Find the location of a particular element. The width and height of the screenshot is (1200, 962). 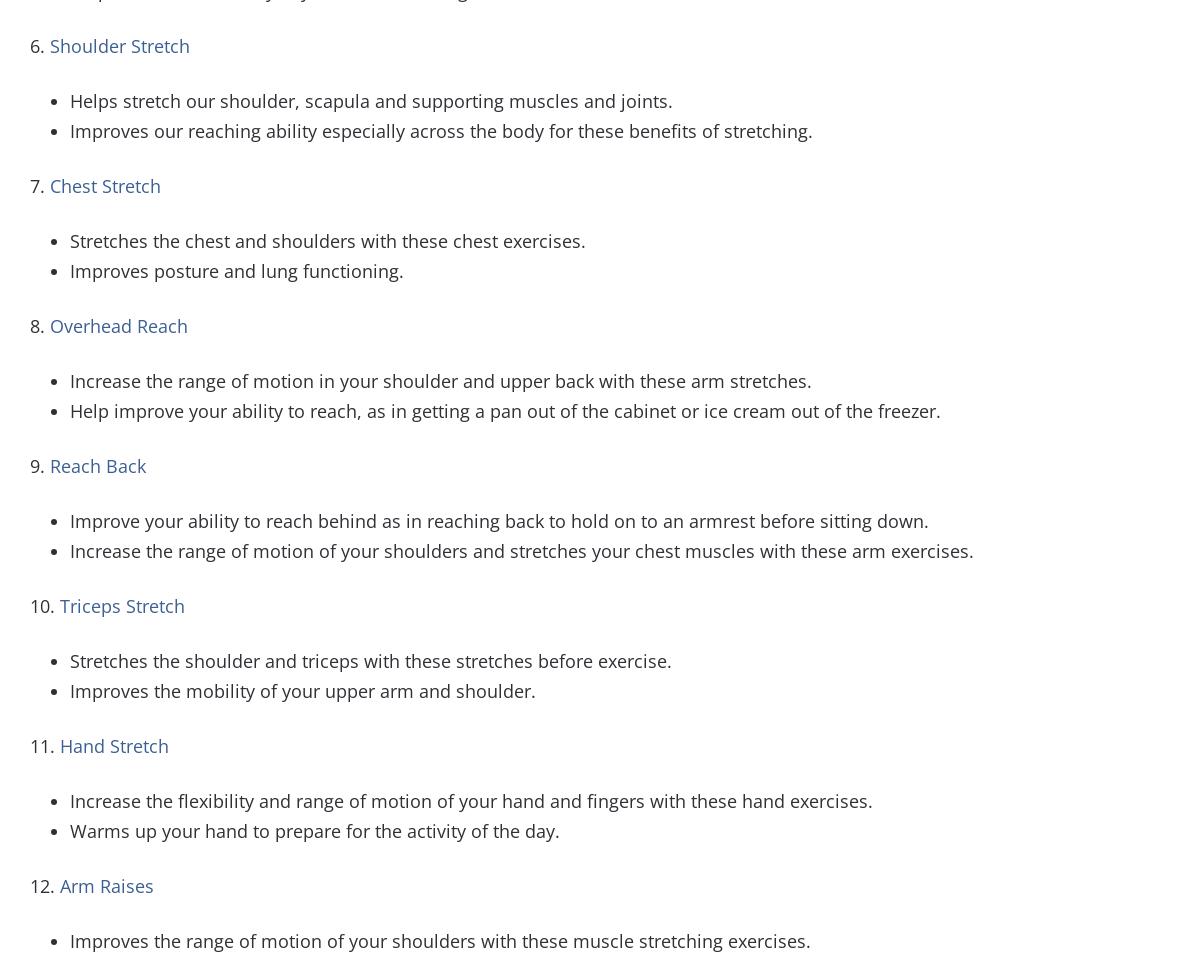

'Improve your ability to reach behind as in reaching back to hold on to an armrest before sitting down.' is located at coordinates (498, 518).